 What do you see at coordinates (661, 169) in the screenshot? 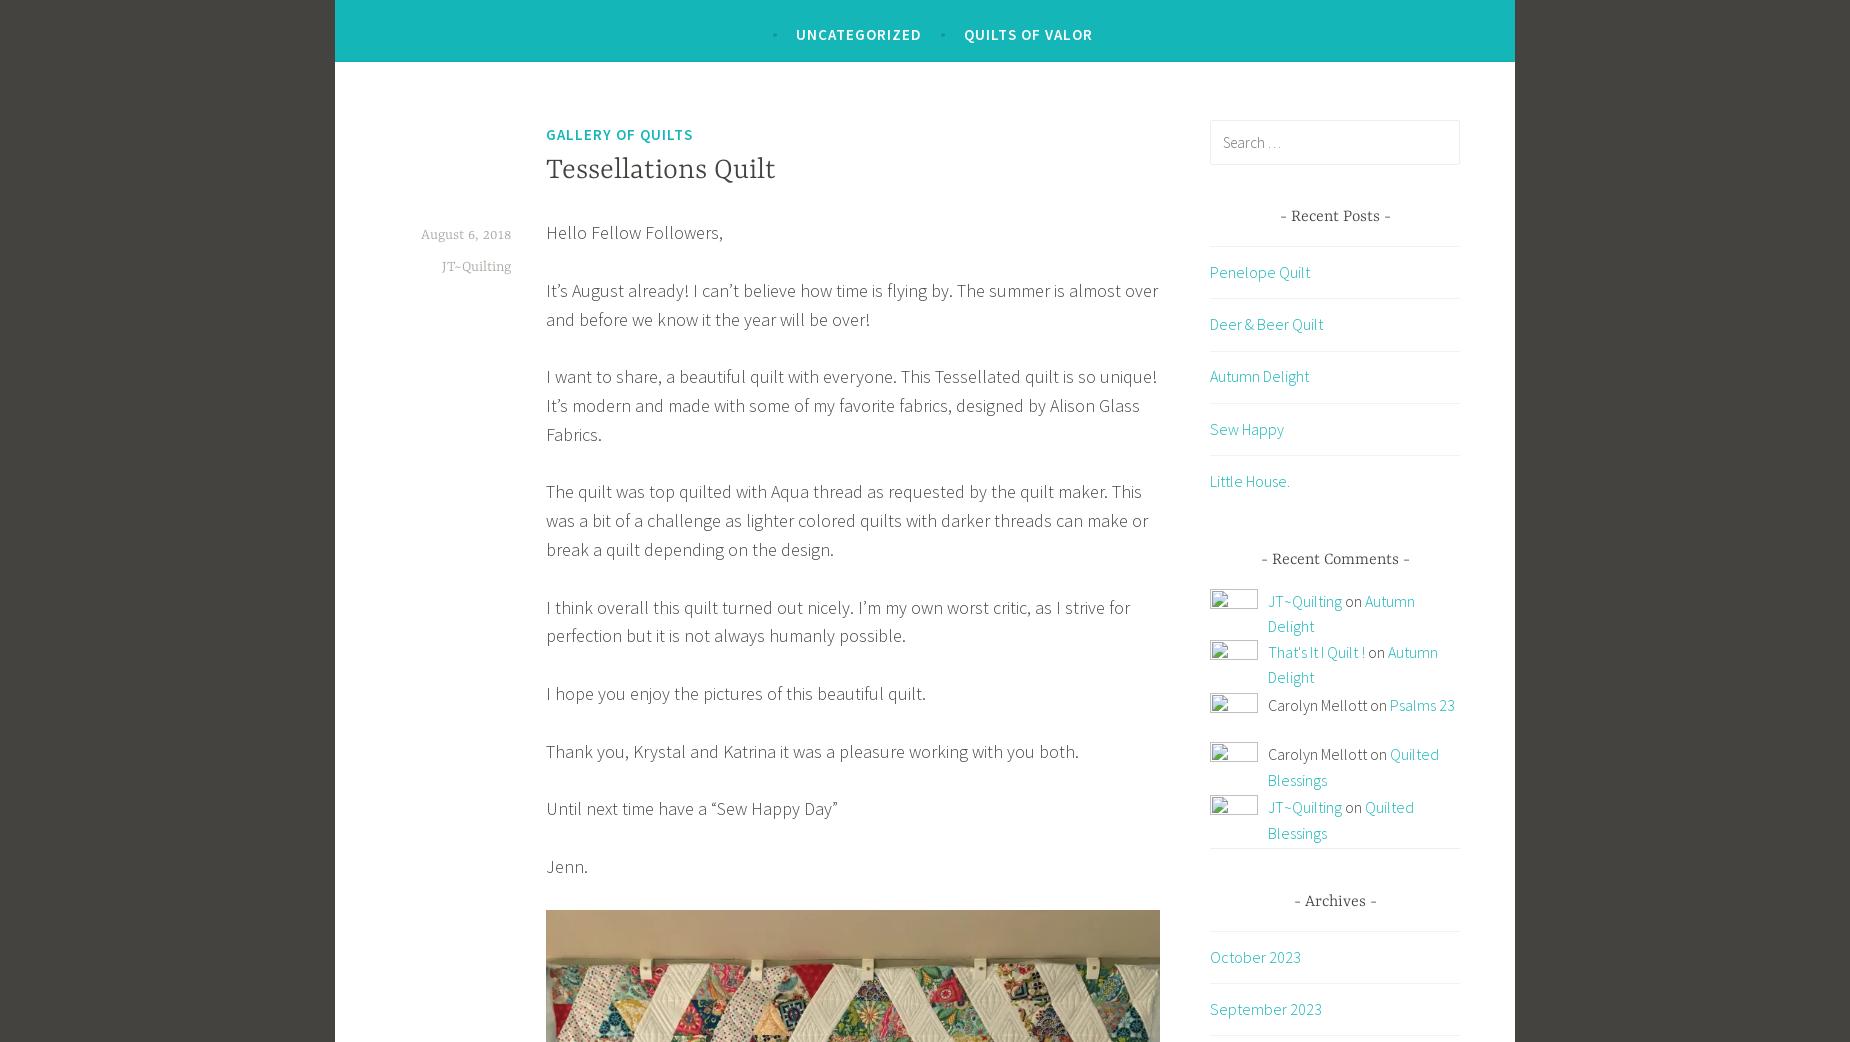
I see `'Tessellations Quilt'` at bounding box center [661, 169].